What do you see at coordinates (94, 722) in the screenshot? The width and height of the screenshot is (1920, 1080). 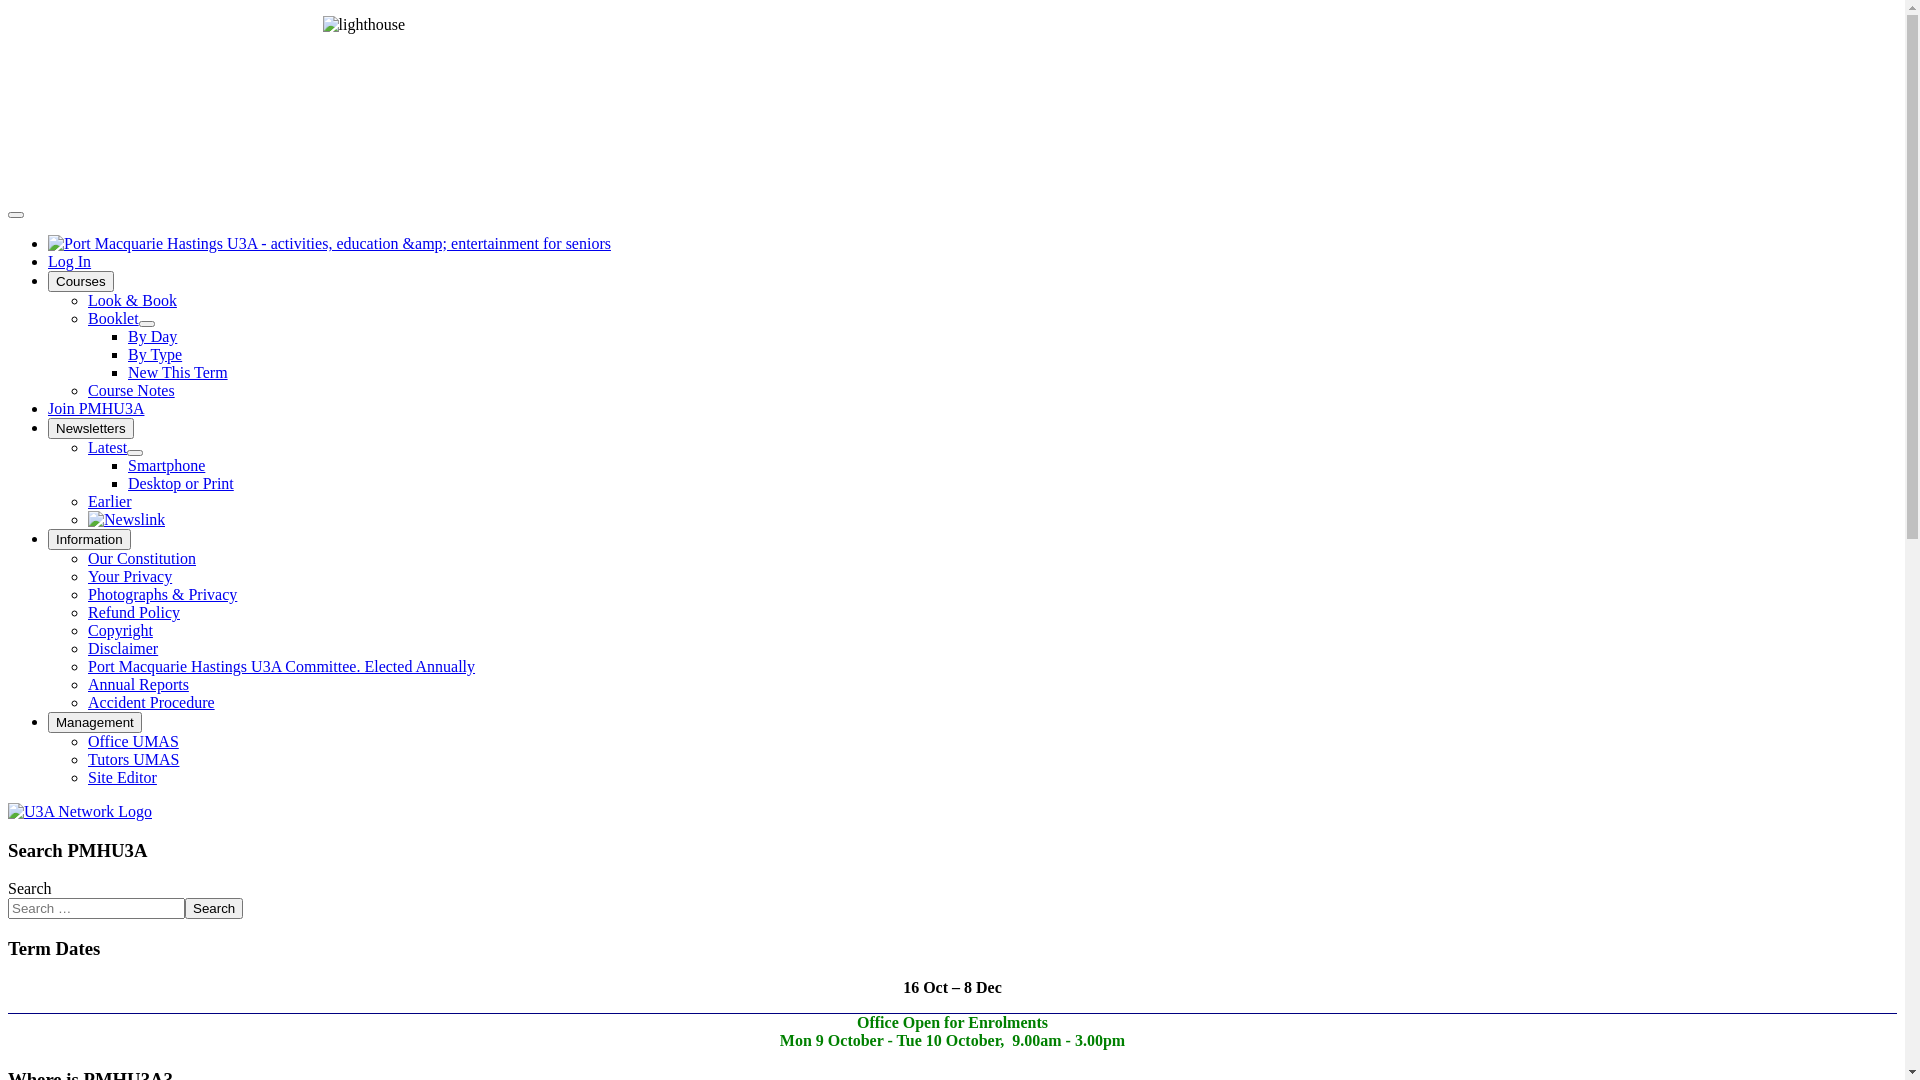 I see `'Management'` at bounding box center [94, 722].